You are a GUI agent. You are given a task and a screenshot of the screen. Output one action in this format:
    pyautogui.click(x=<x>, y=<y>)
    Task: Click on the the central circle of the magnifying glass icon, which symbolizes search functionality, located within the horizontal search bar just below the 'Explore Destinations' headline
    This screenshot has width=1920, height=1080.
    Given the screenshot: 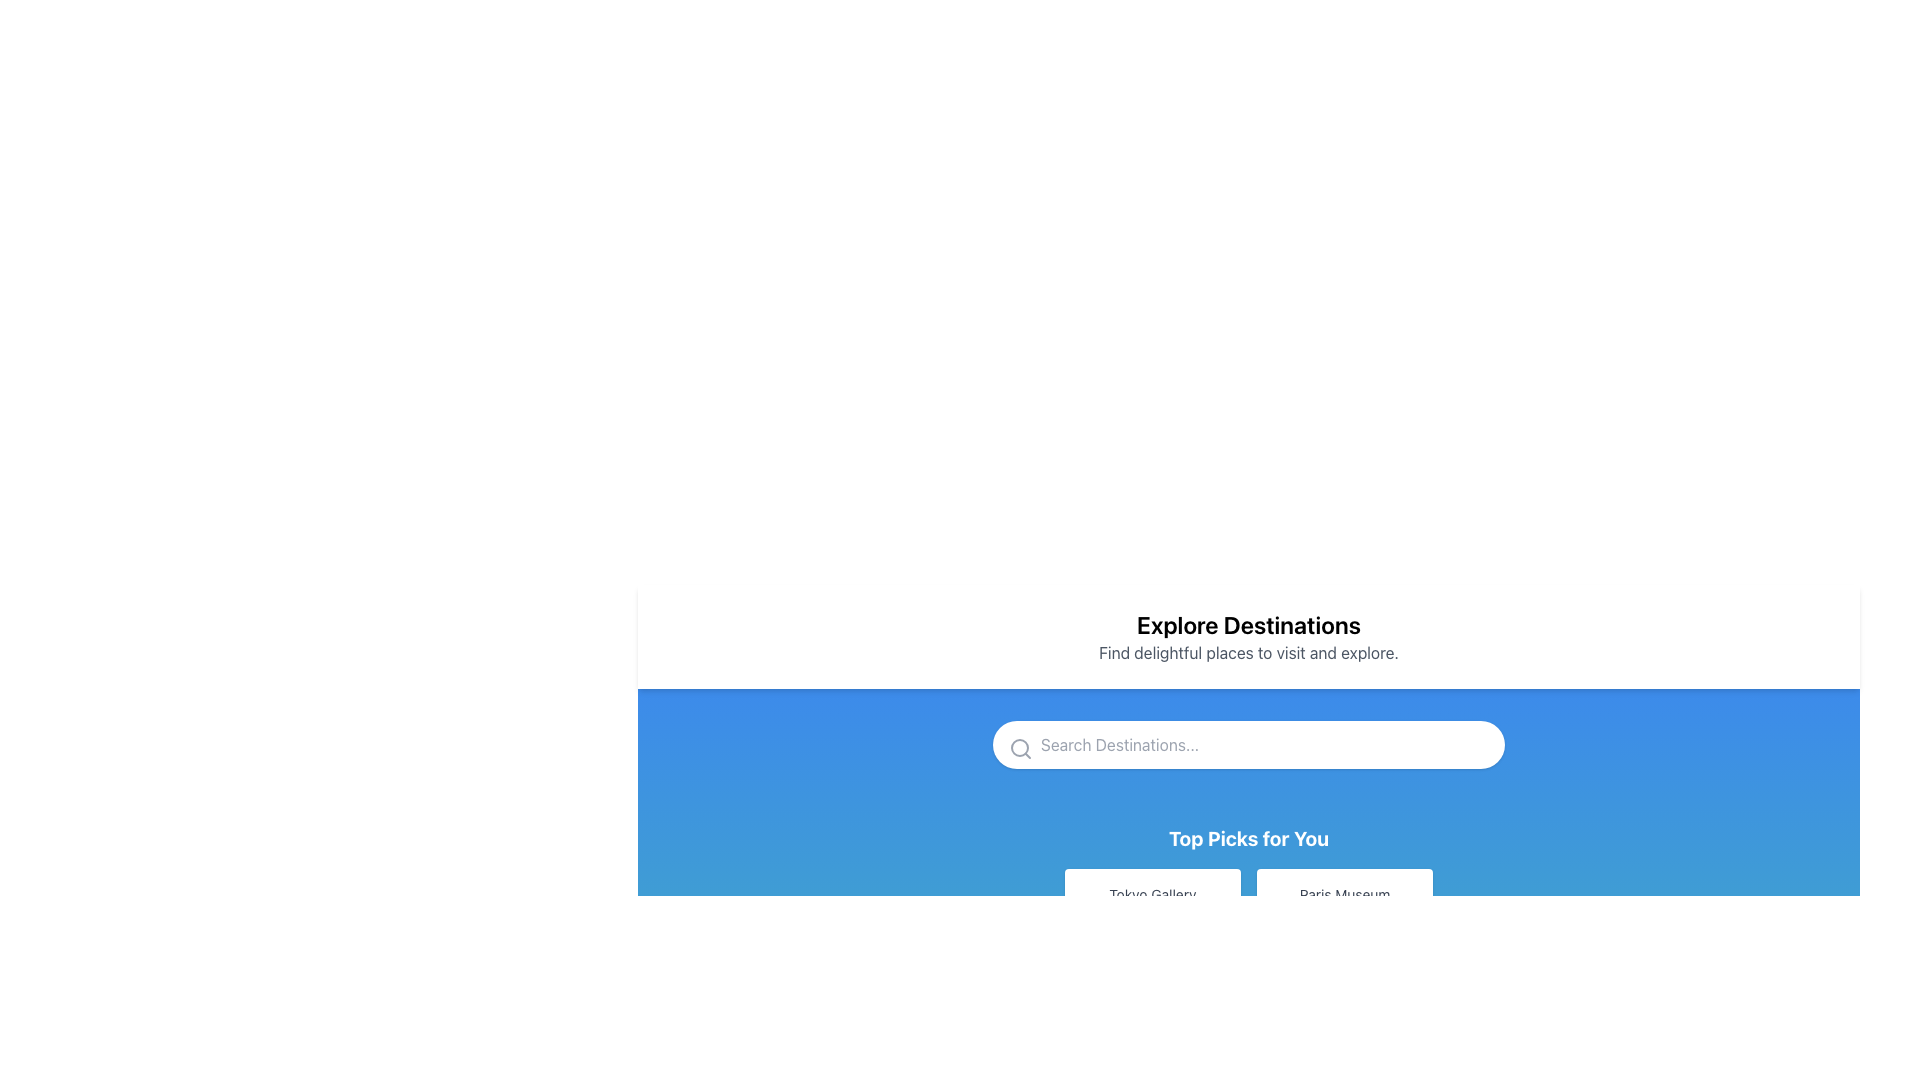 What is the action you would take?
    pyautogui.click(x=1019, y=748)
    